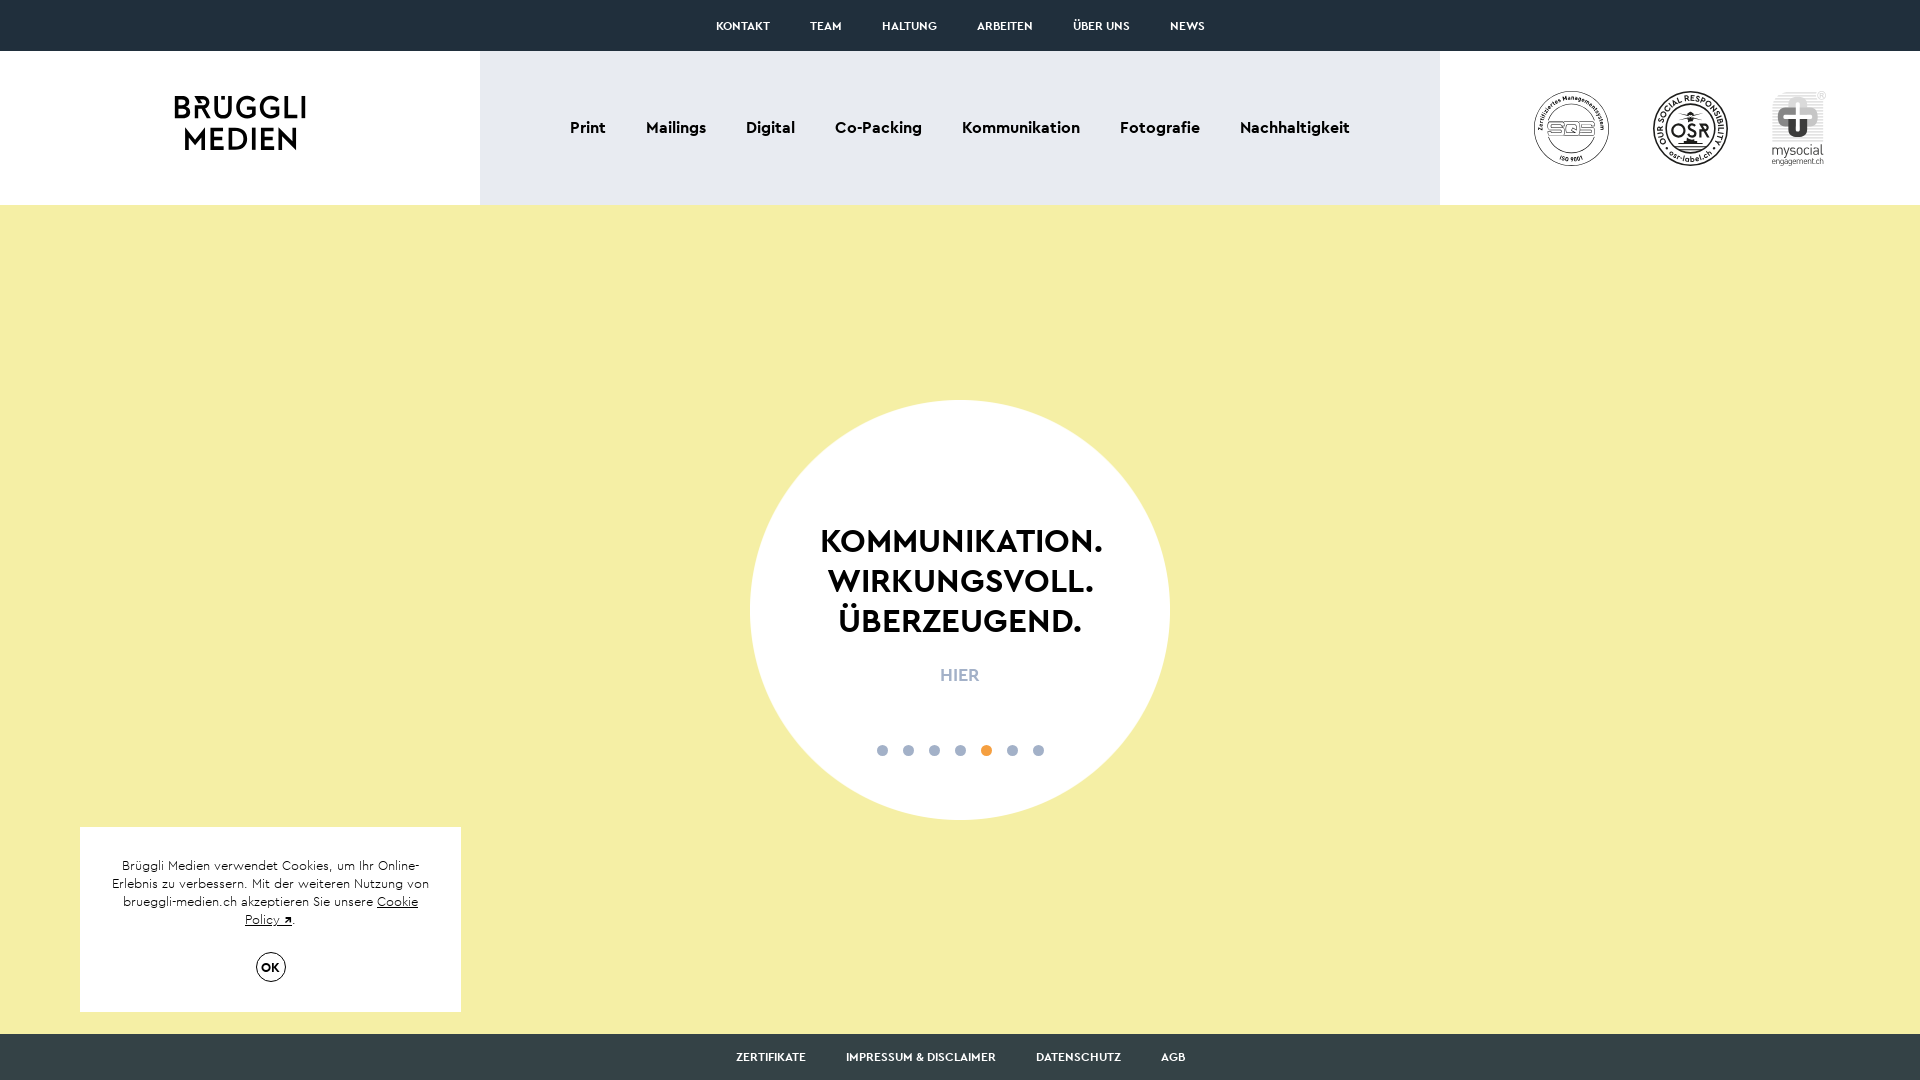  Describe the element at coordinates (742, 26) in the screenshot. I see `'KONTAKT'` at that location.